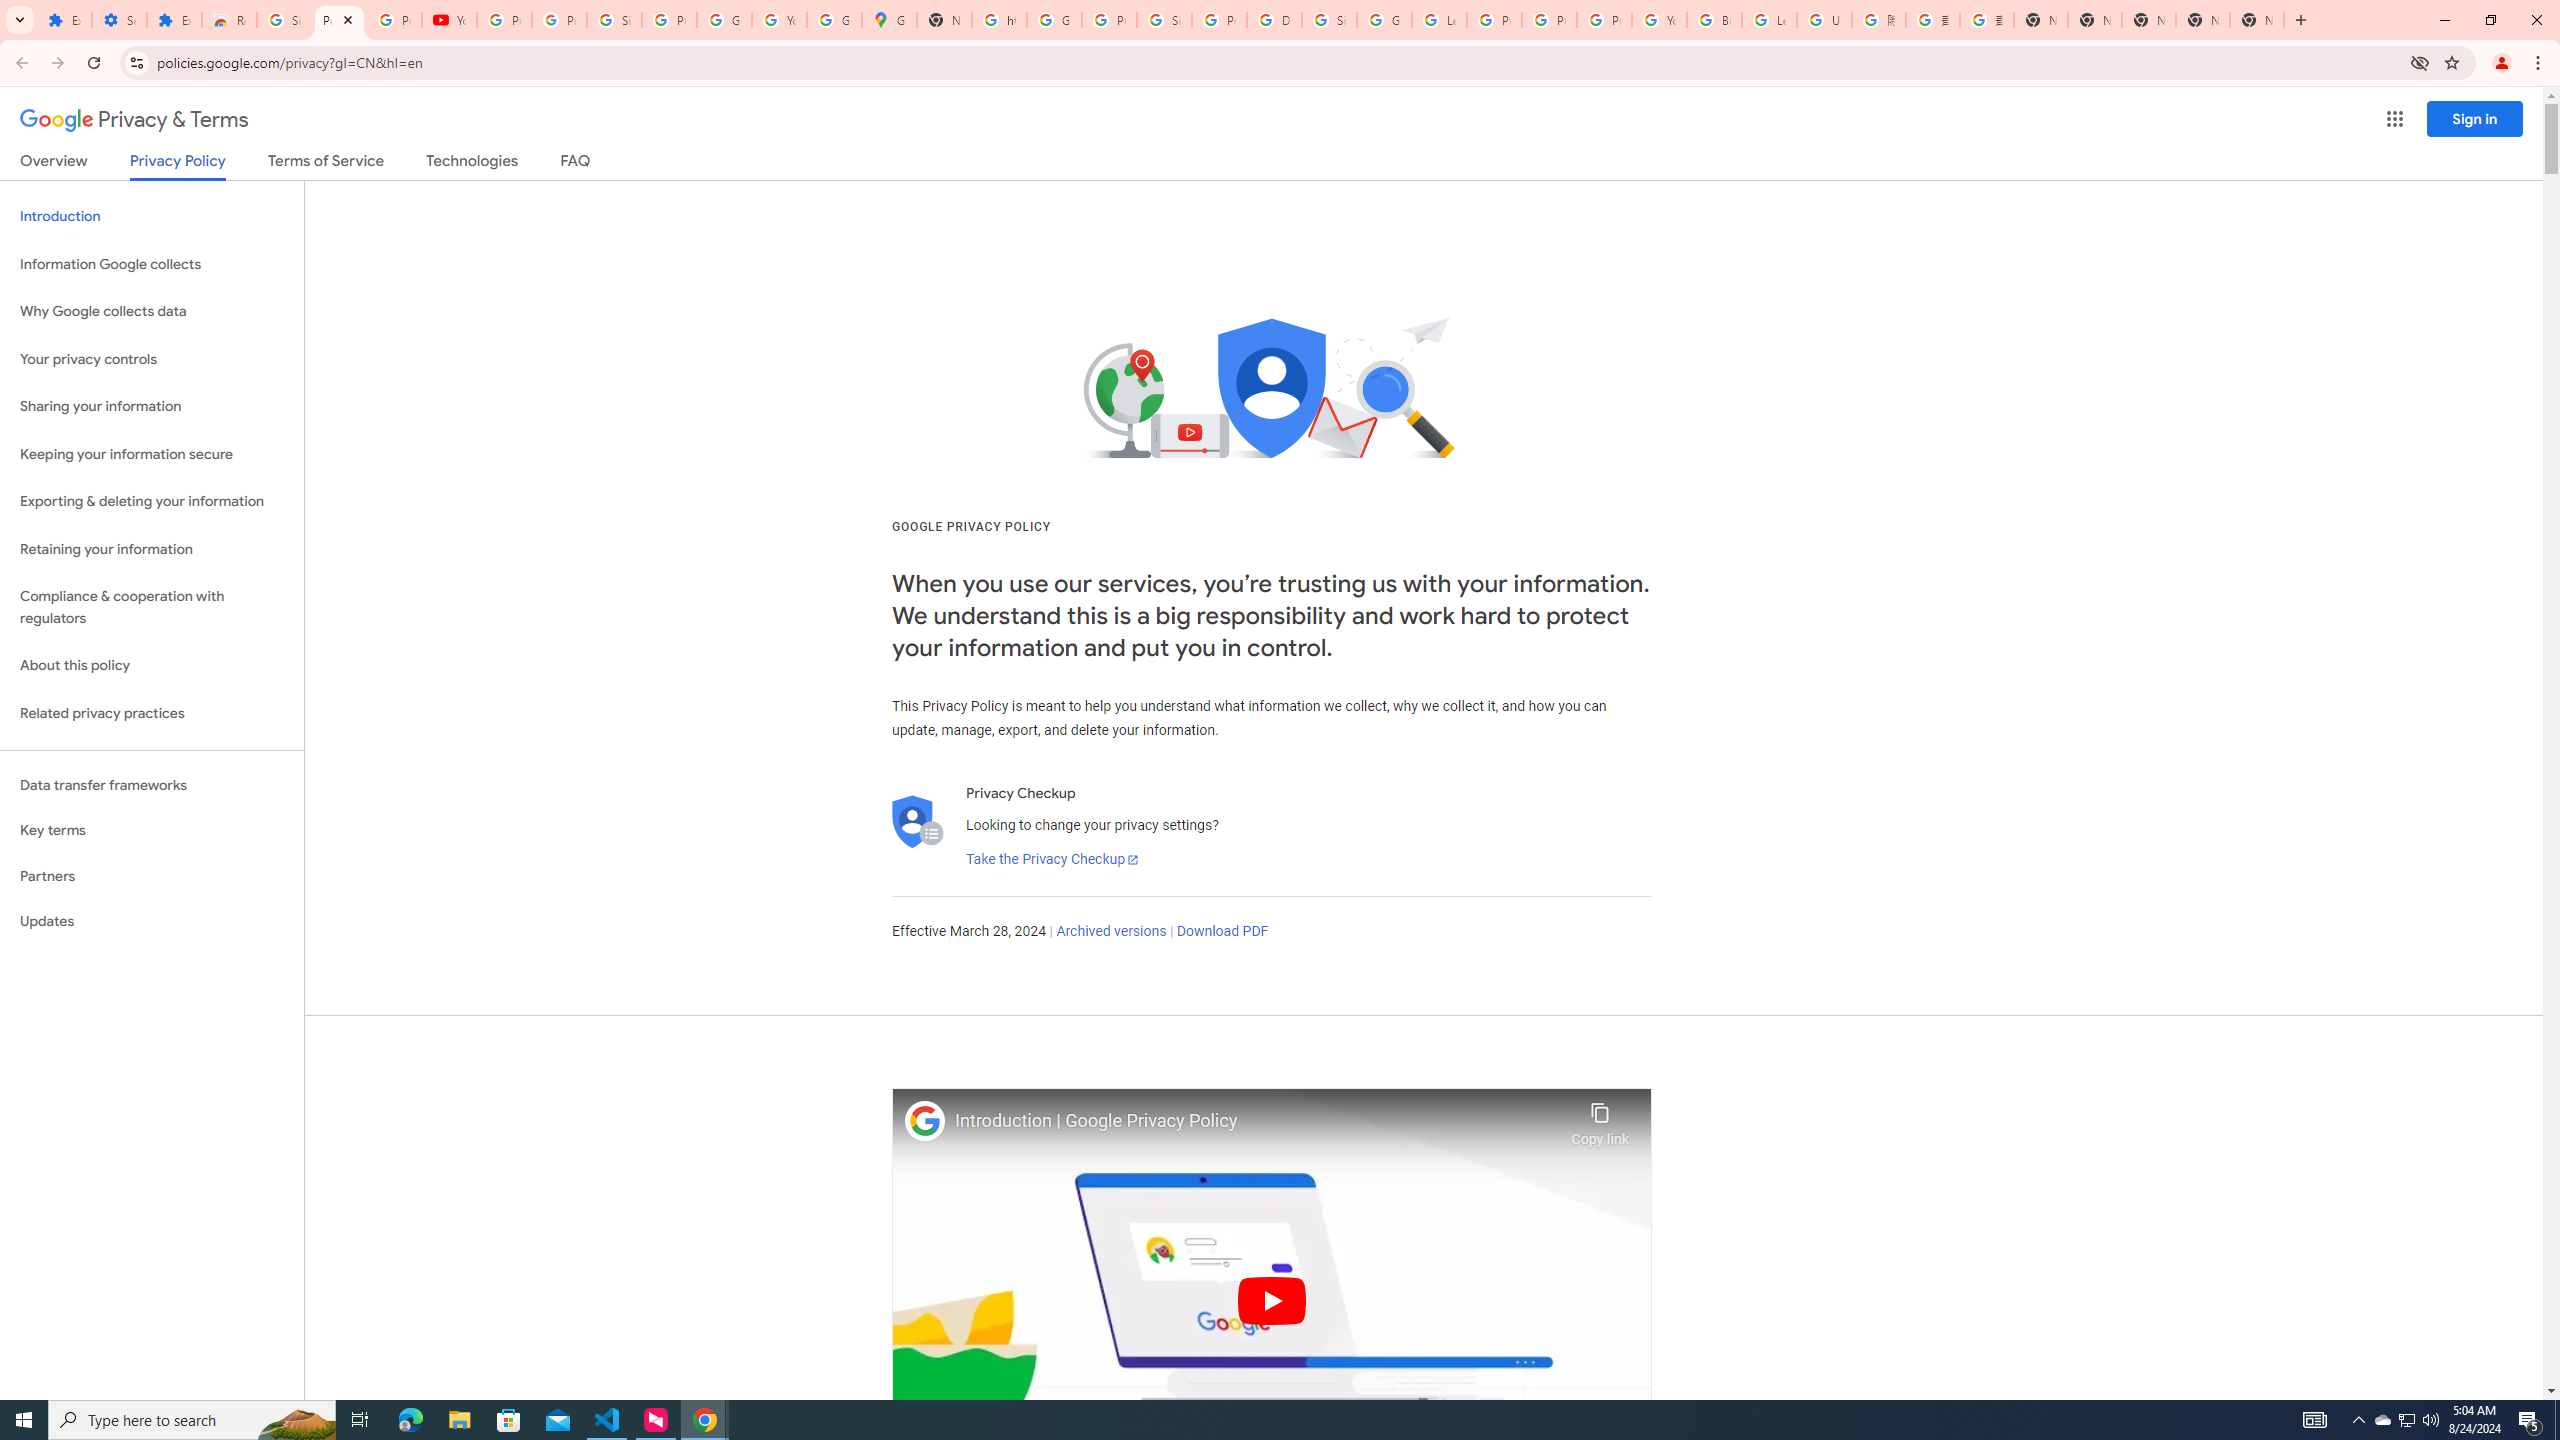  Describe the element at coordinates (151, 310) in the screenshot. I see `'Why Google collects data'` at that location.